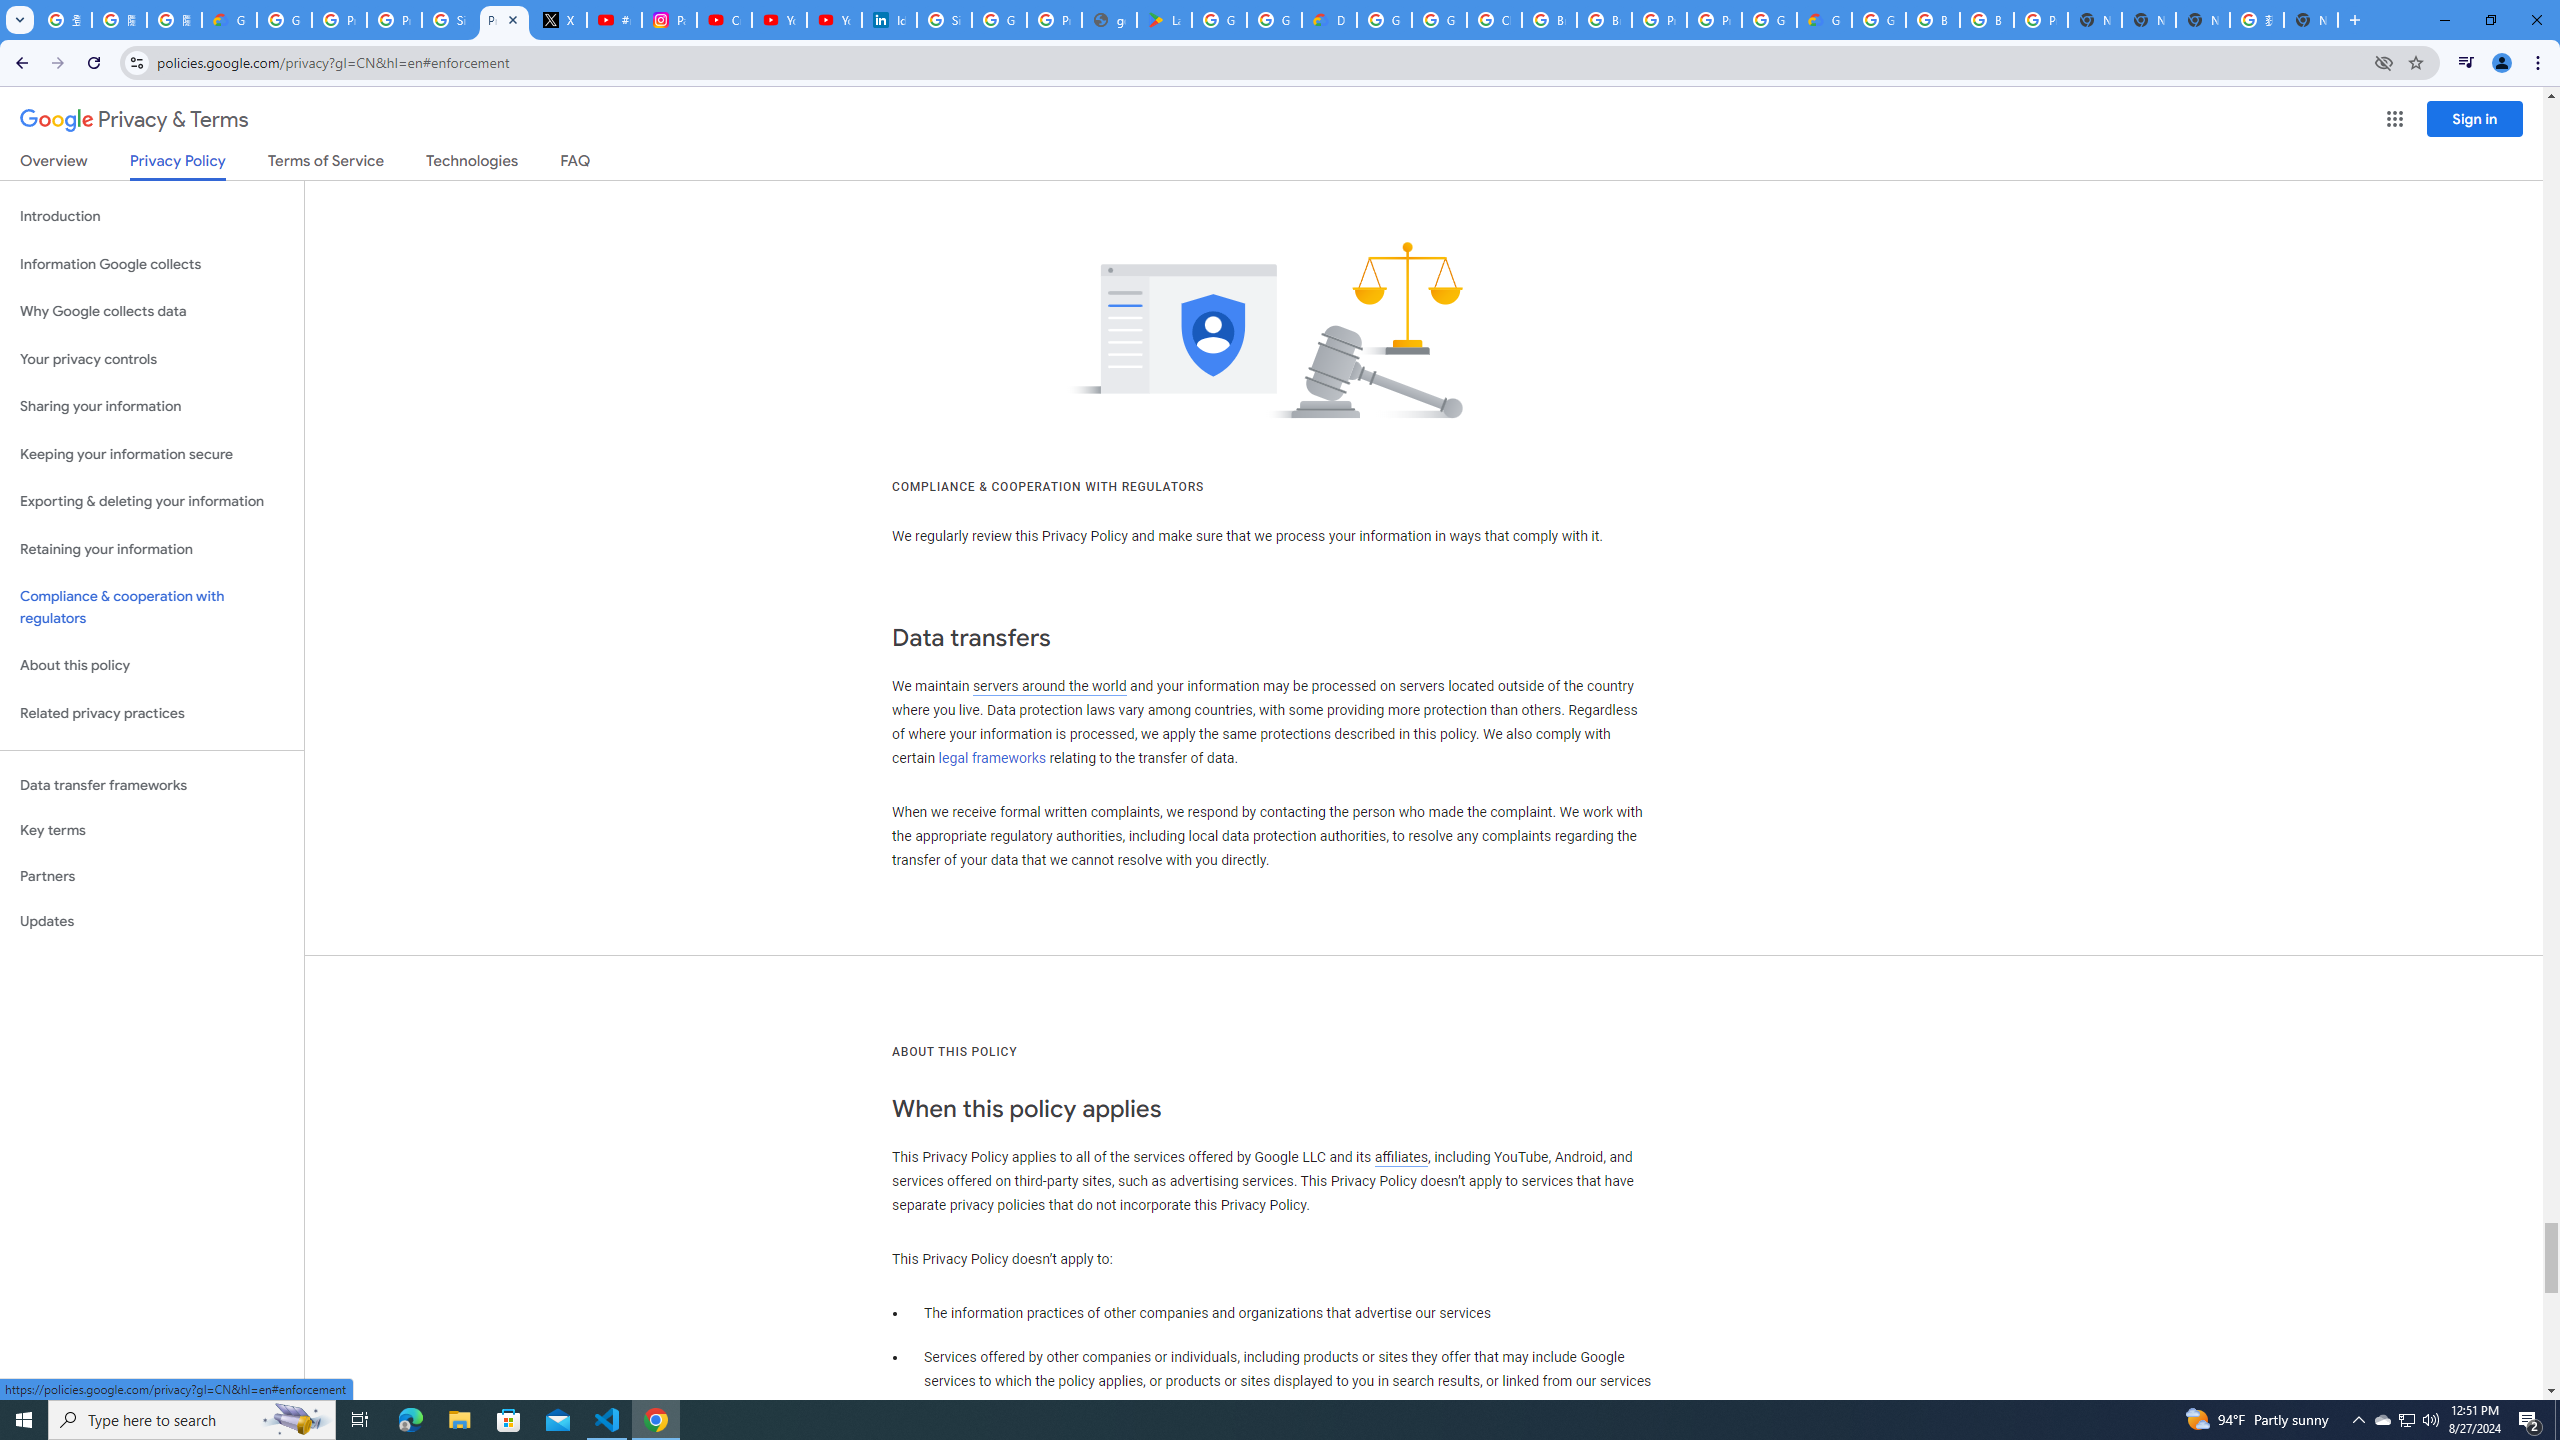 This screenshot has height=1440, width=2560. Describe the element at coordinates (1048, 685) in the screenshot. I see `'servers around the world'` at that location.